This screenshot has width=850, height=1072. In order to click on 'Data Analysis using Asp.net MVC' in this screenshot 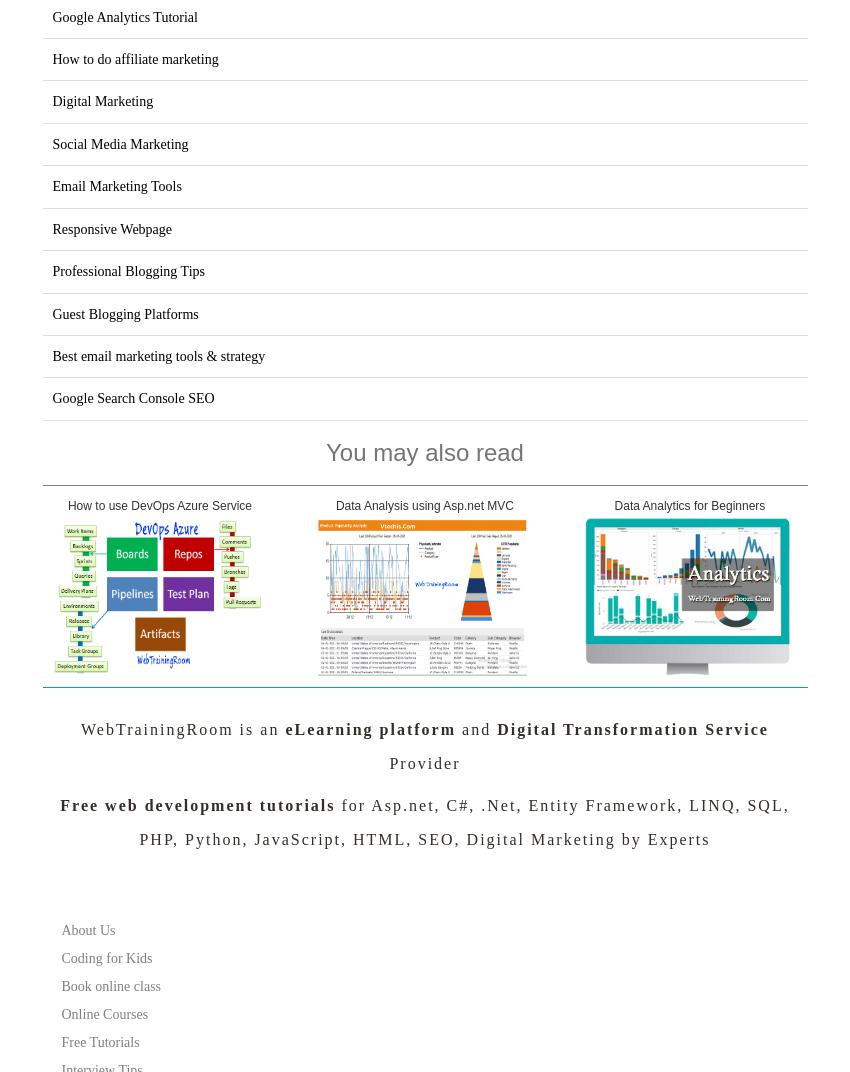, I will do `click(424, 505)`.